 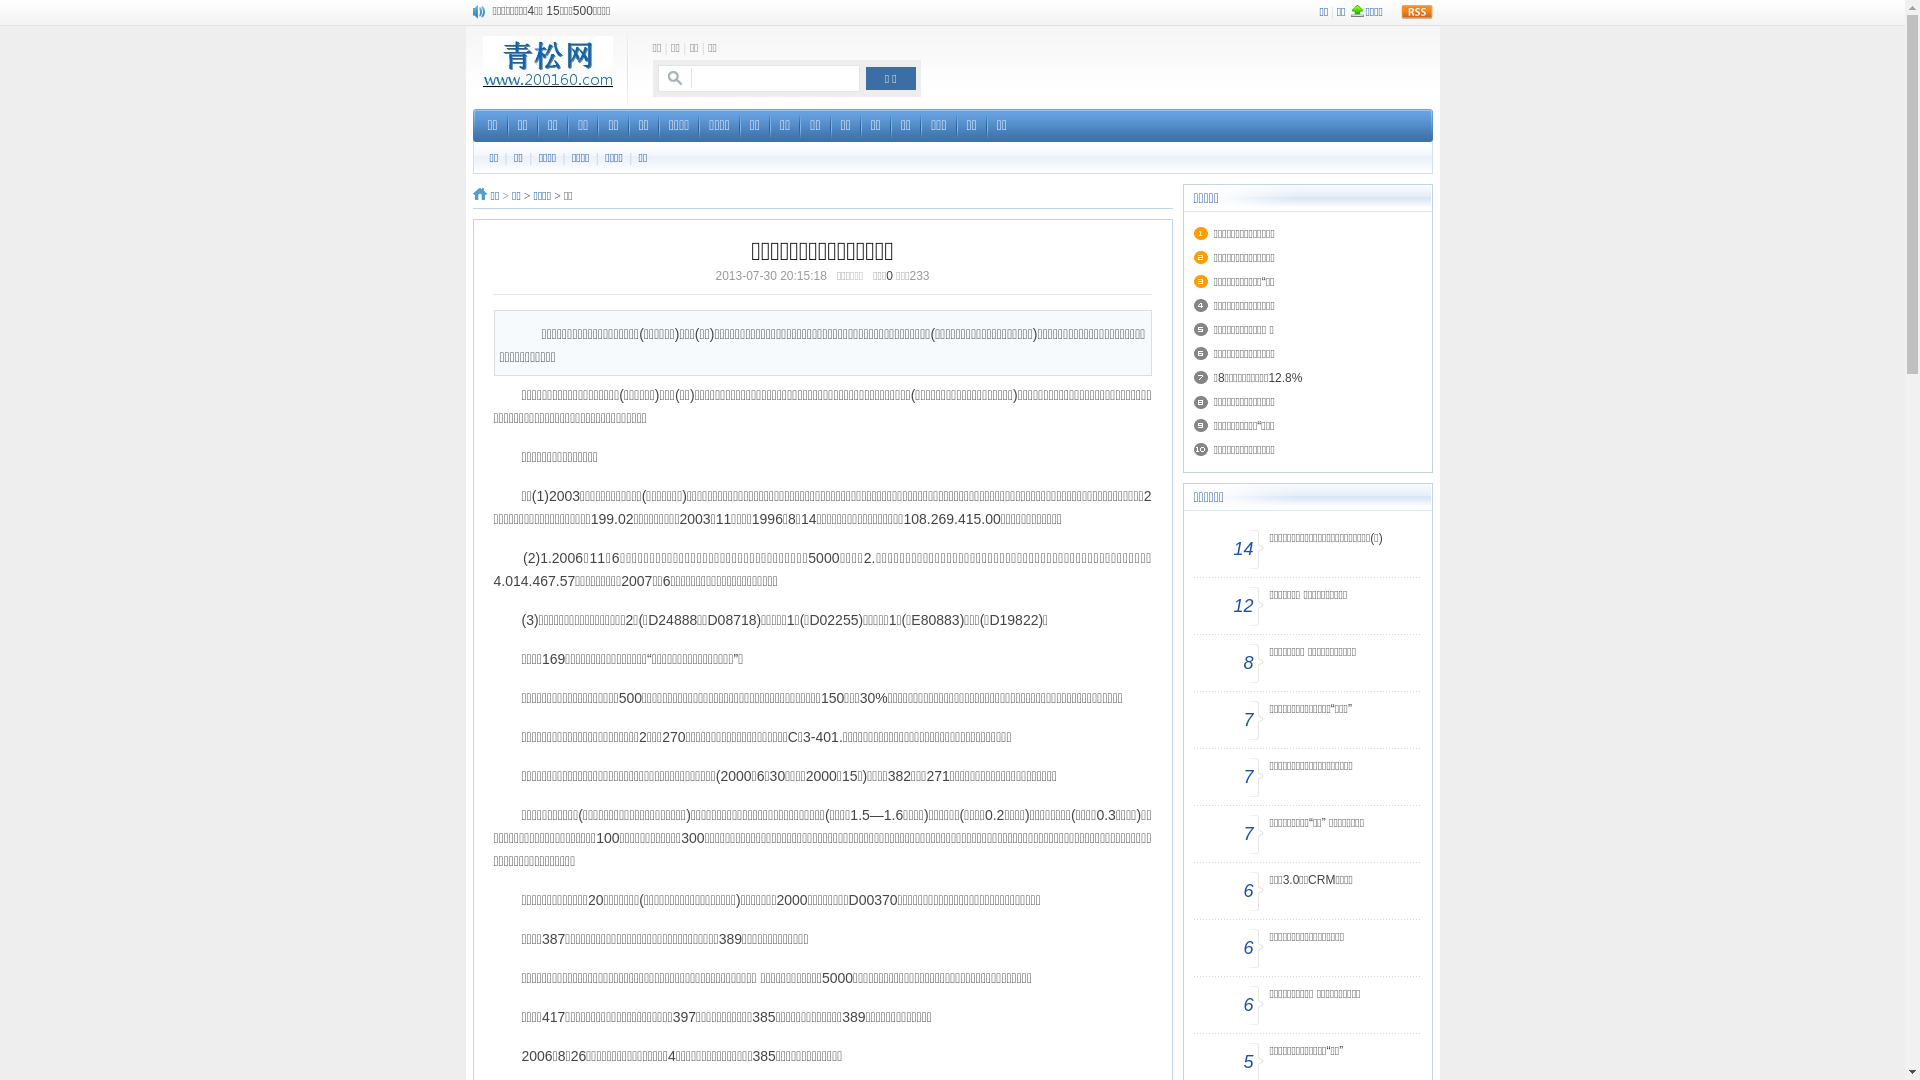 I want to click on '0', so click(x=885, y=276).